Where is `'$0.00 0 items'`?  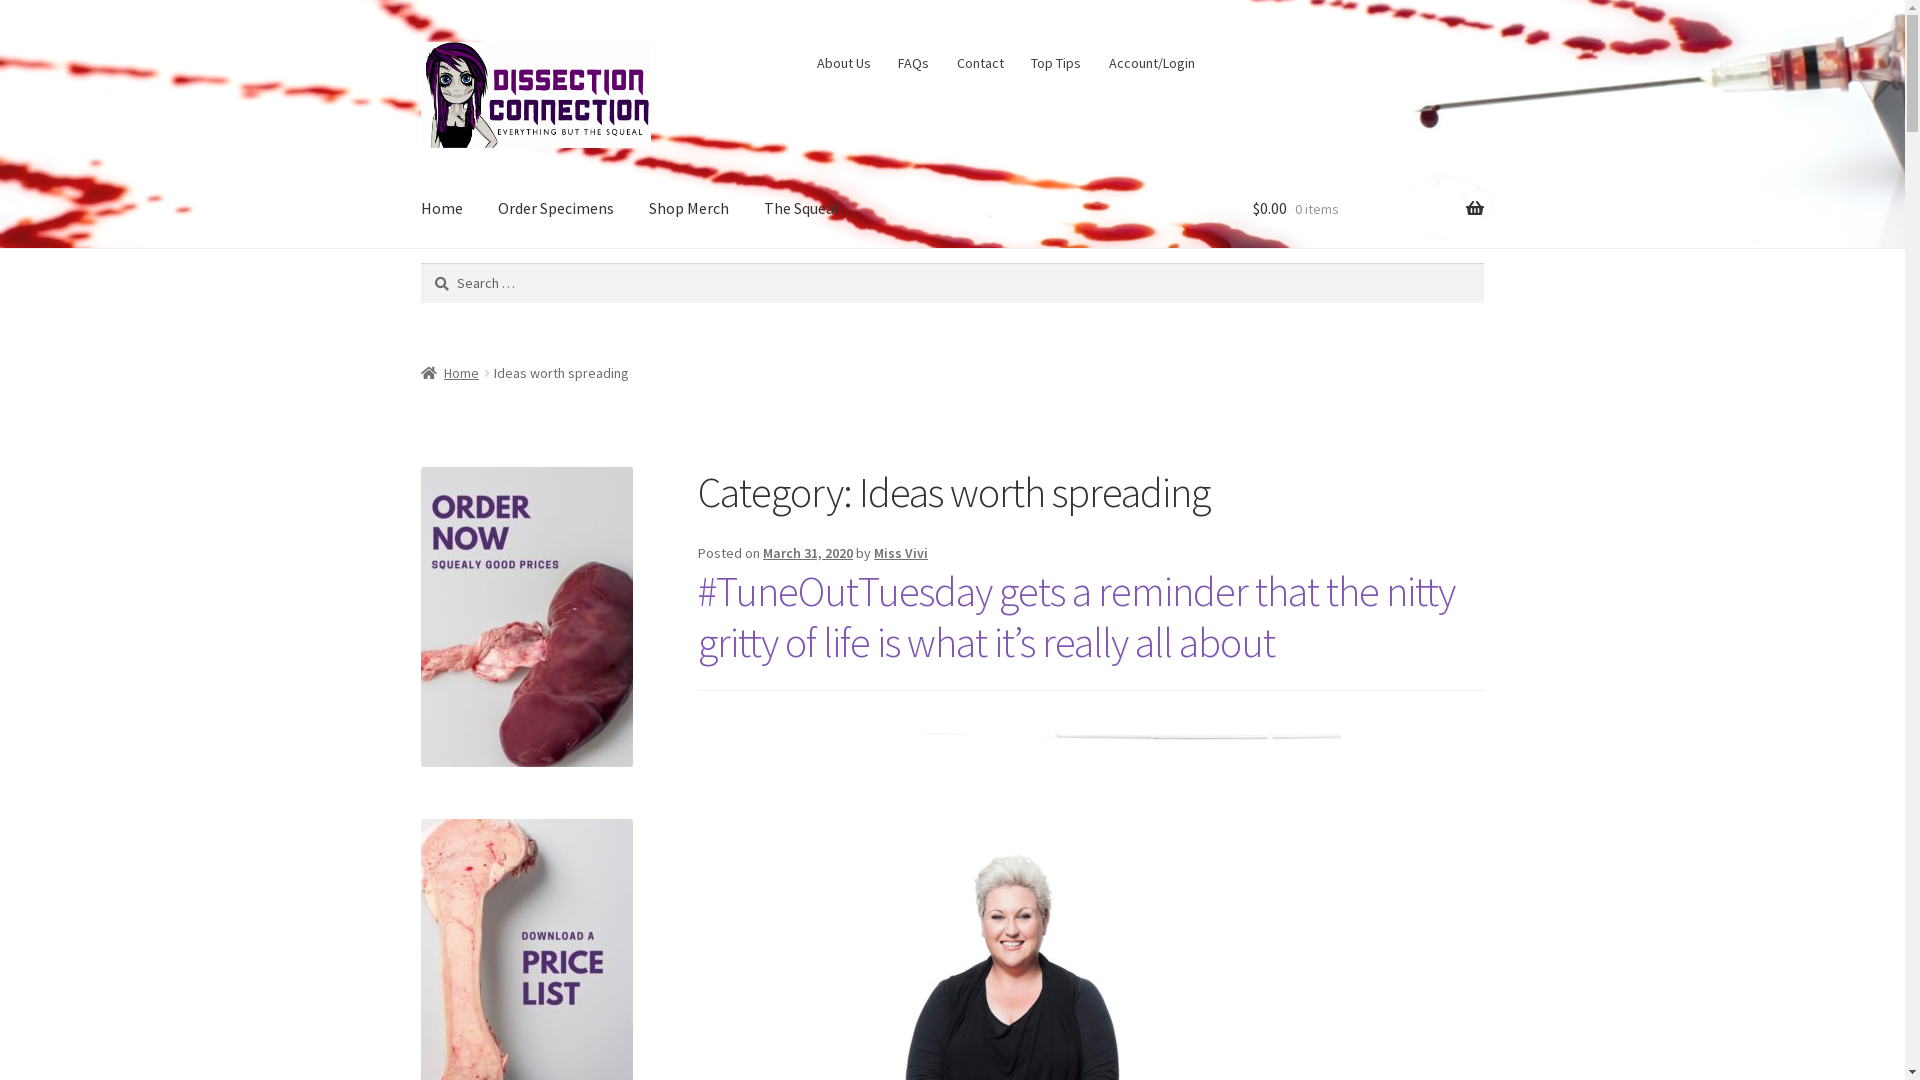
'$0.00 0 items' is located at coordinates (1367, 208).